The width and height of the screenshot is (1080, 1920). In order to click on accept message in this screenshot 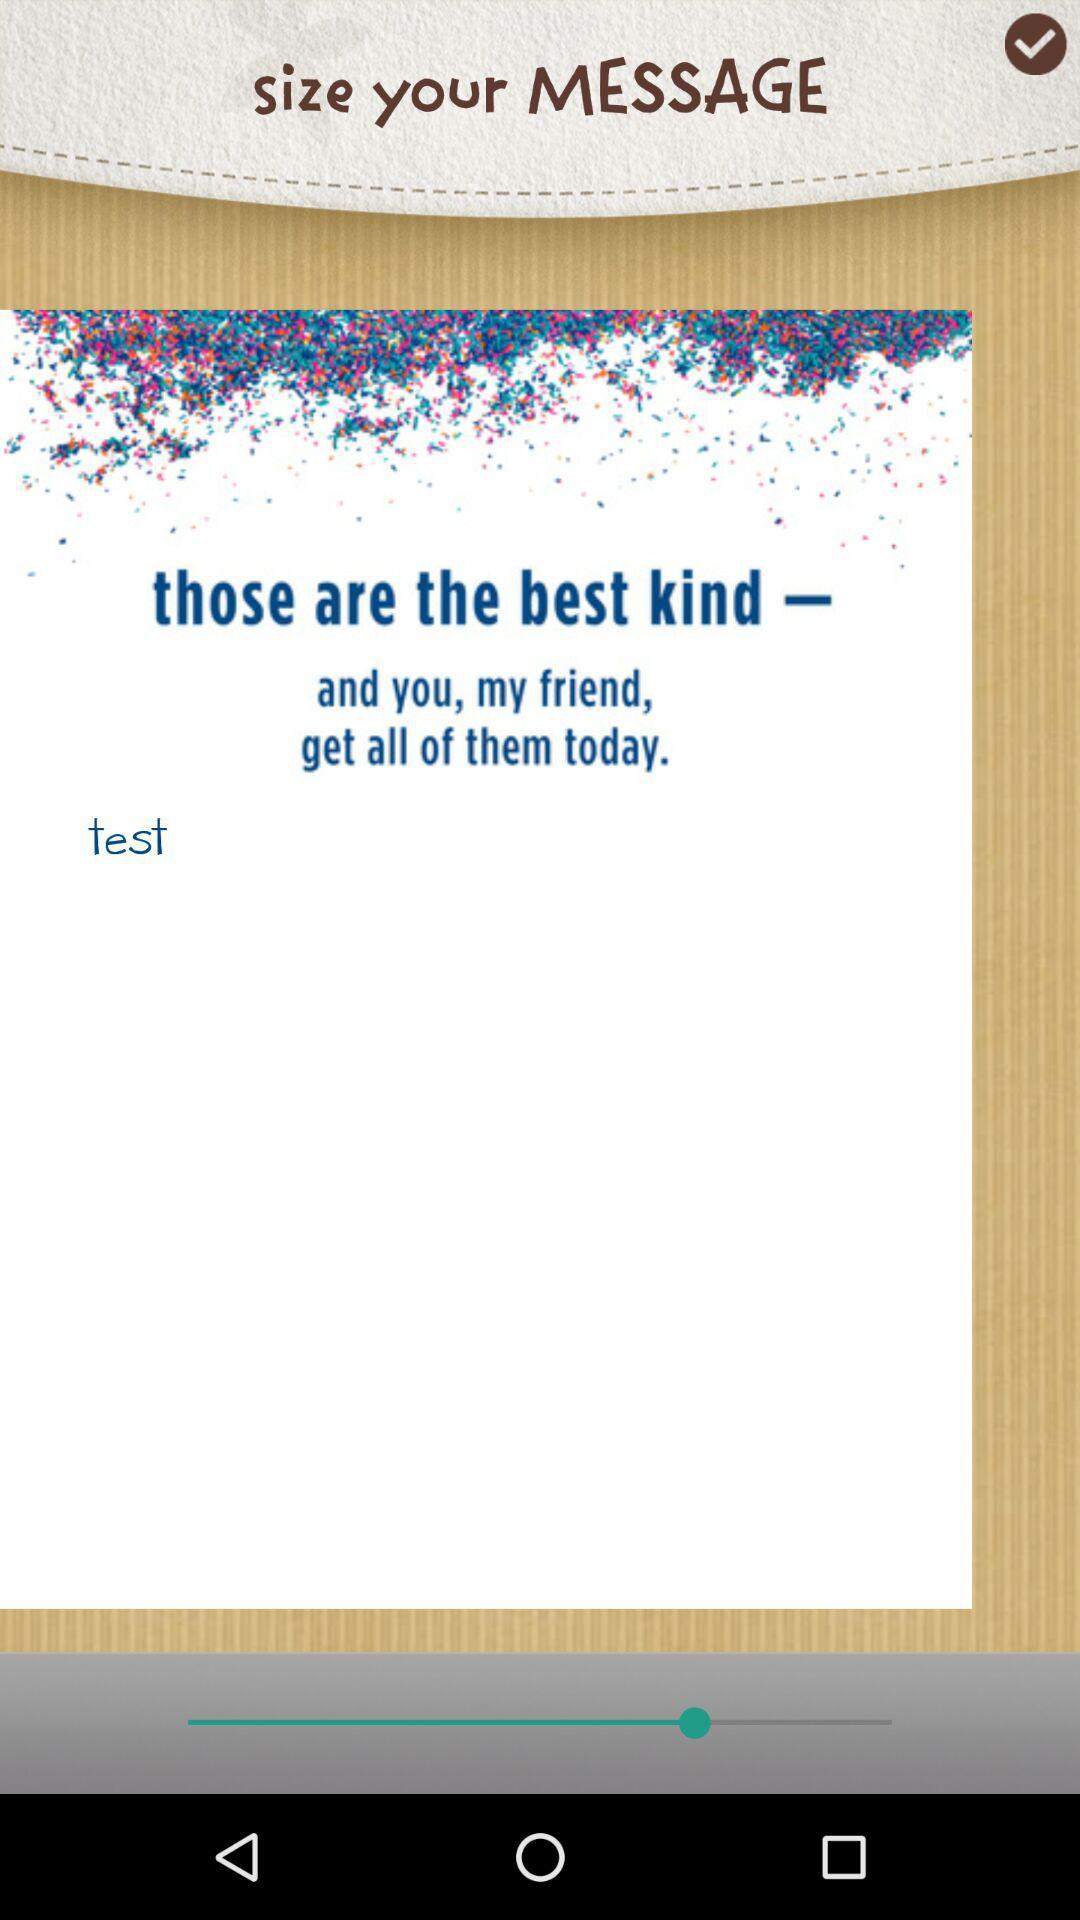, I will do `click(1035, 44)`.